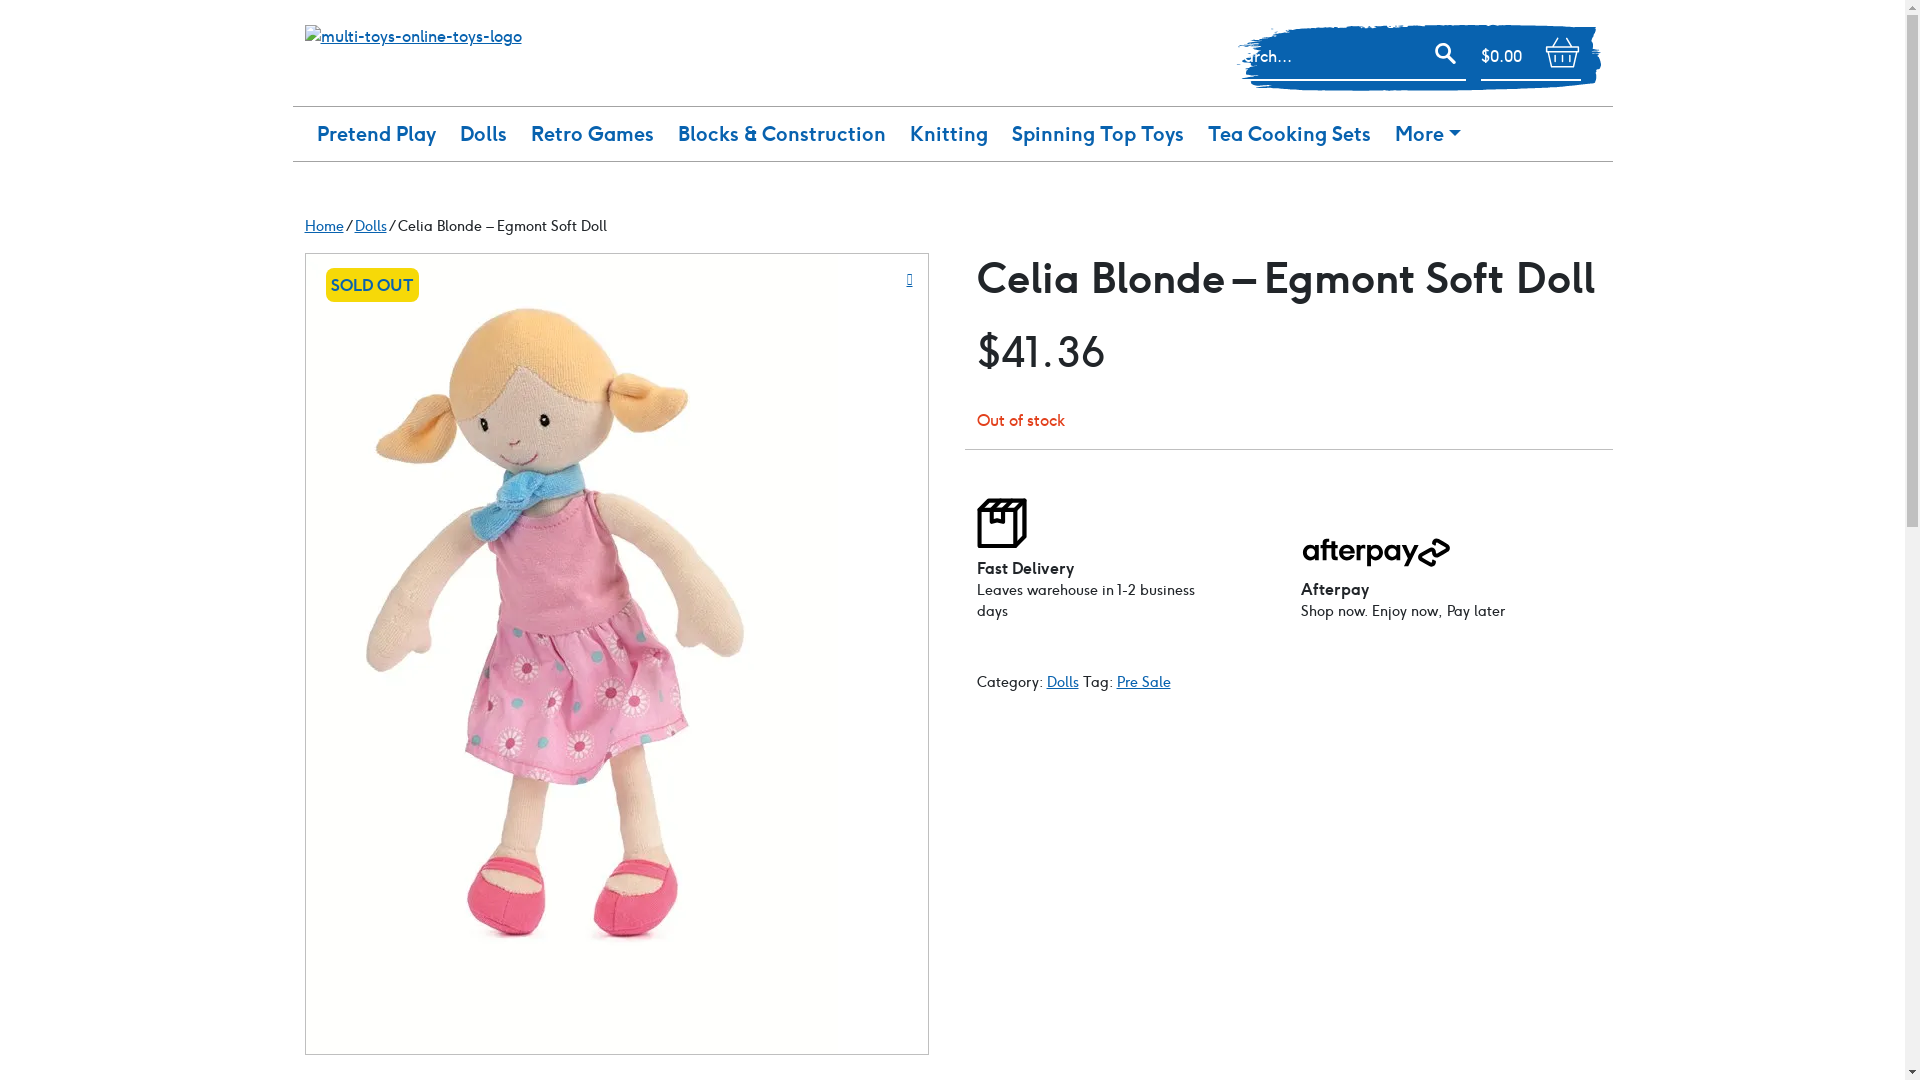 The image size is (1920, 1080). What do you see at coordinates (302, 134) in the screenshot?
I see `'Pretend Play'` at bounding box center [302, 134].